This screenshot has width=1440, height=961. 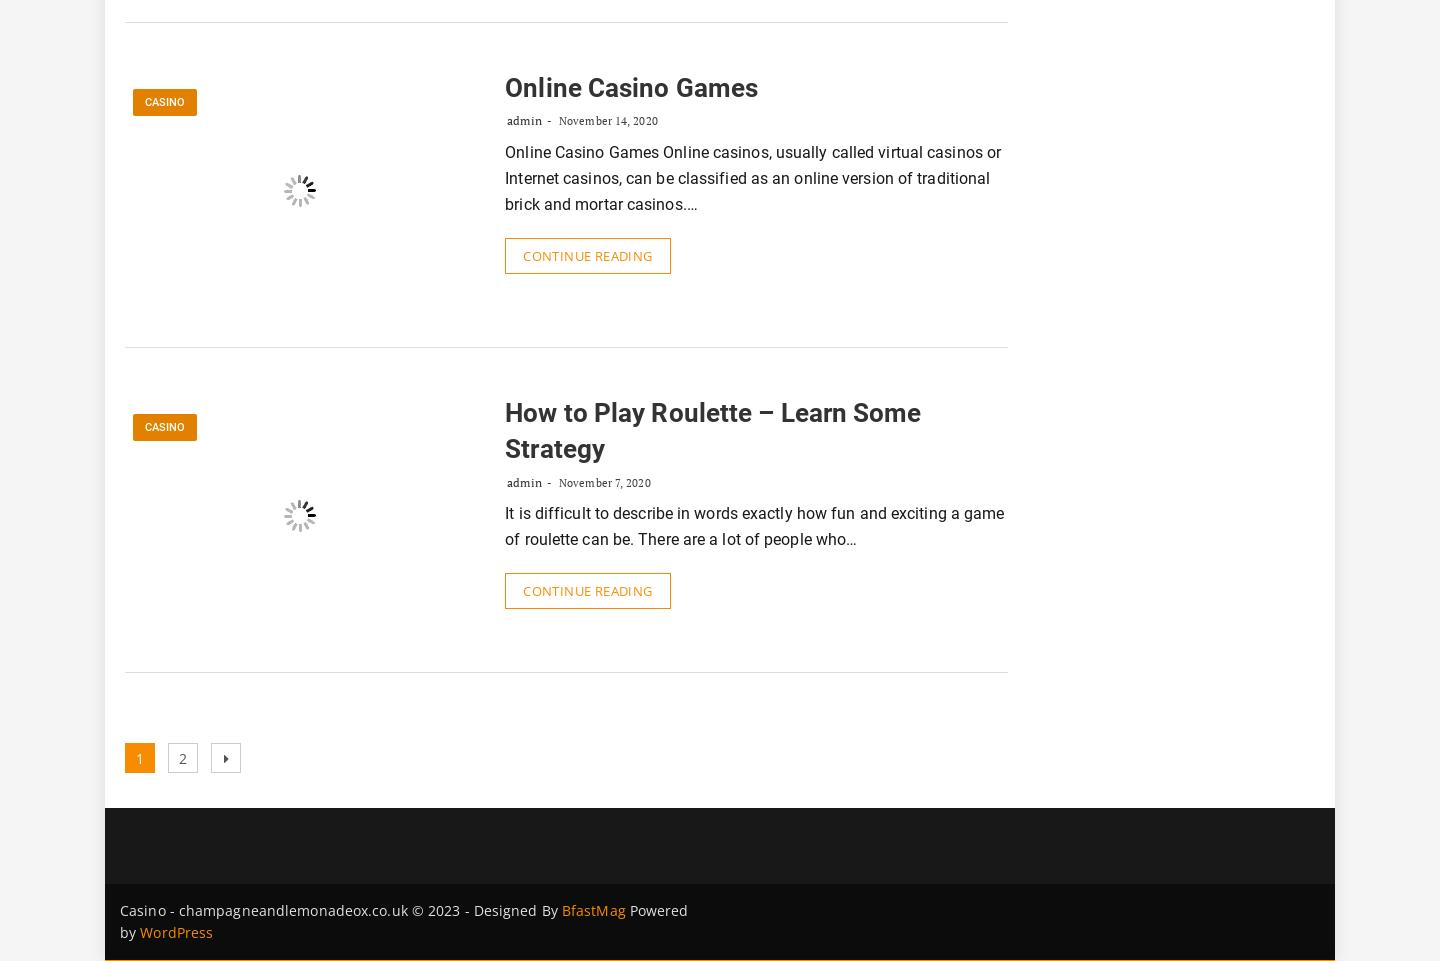 What do you see at coordinates (630, 88) in the screenshot?
I see `'Online Casino Games'` at bounding box center [630, 88].